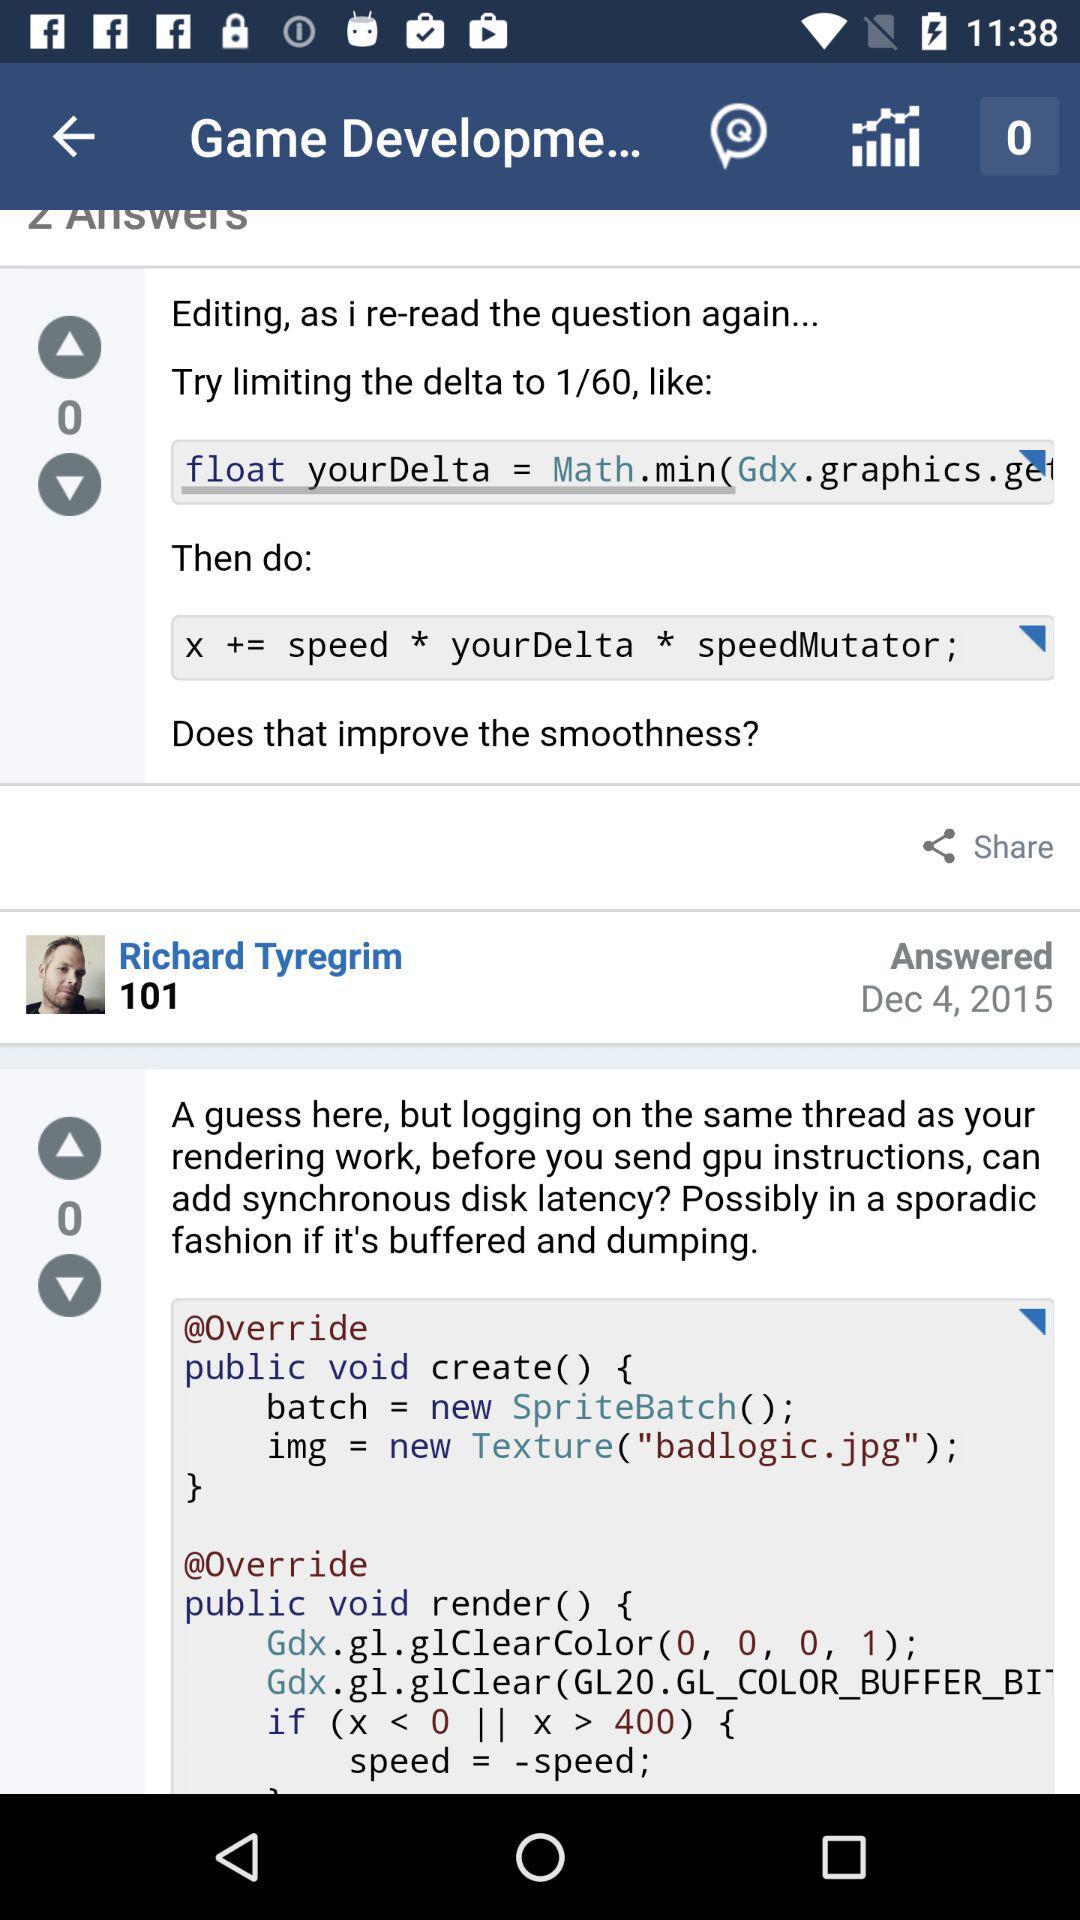 The width and height of the screenshot is (1080, 1920). I want to click on move down, so click(68, 1285).